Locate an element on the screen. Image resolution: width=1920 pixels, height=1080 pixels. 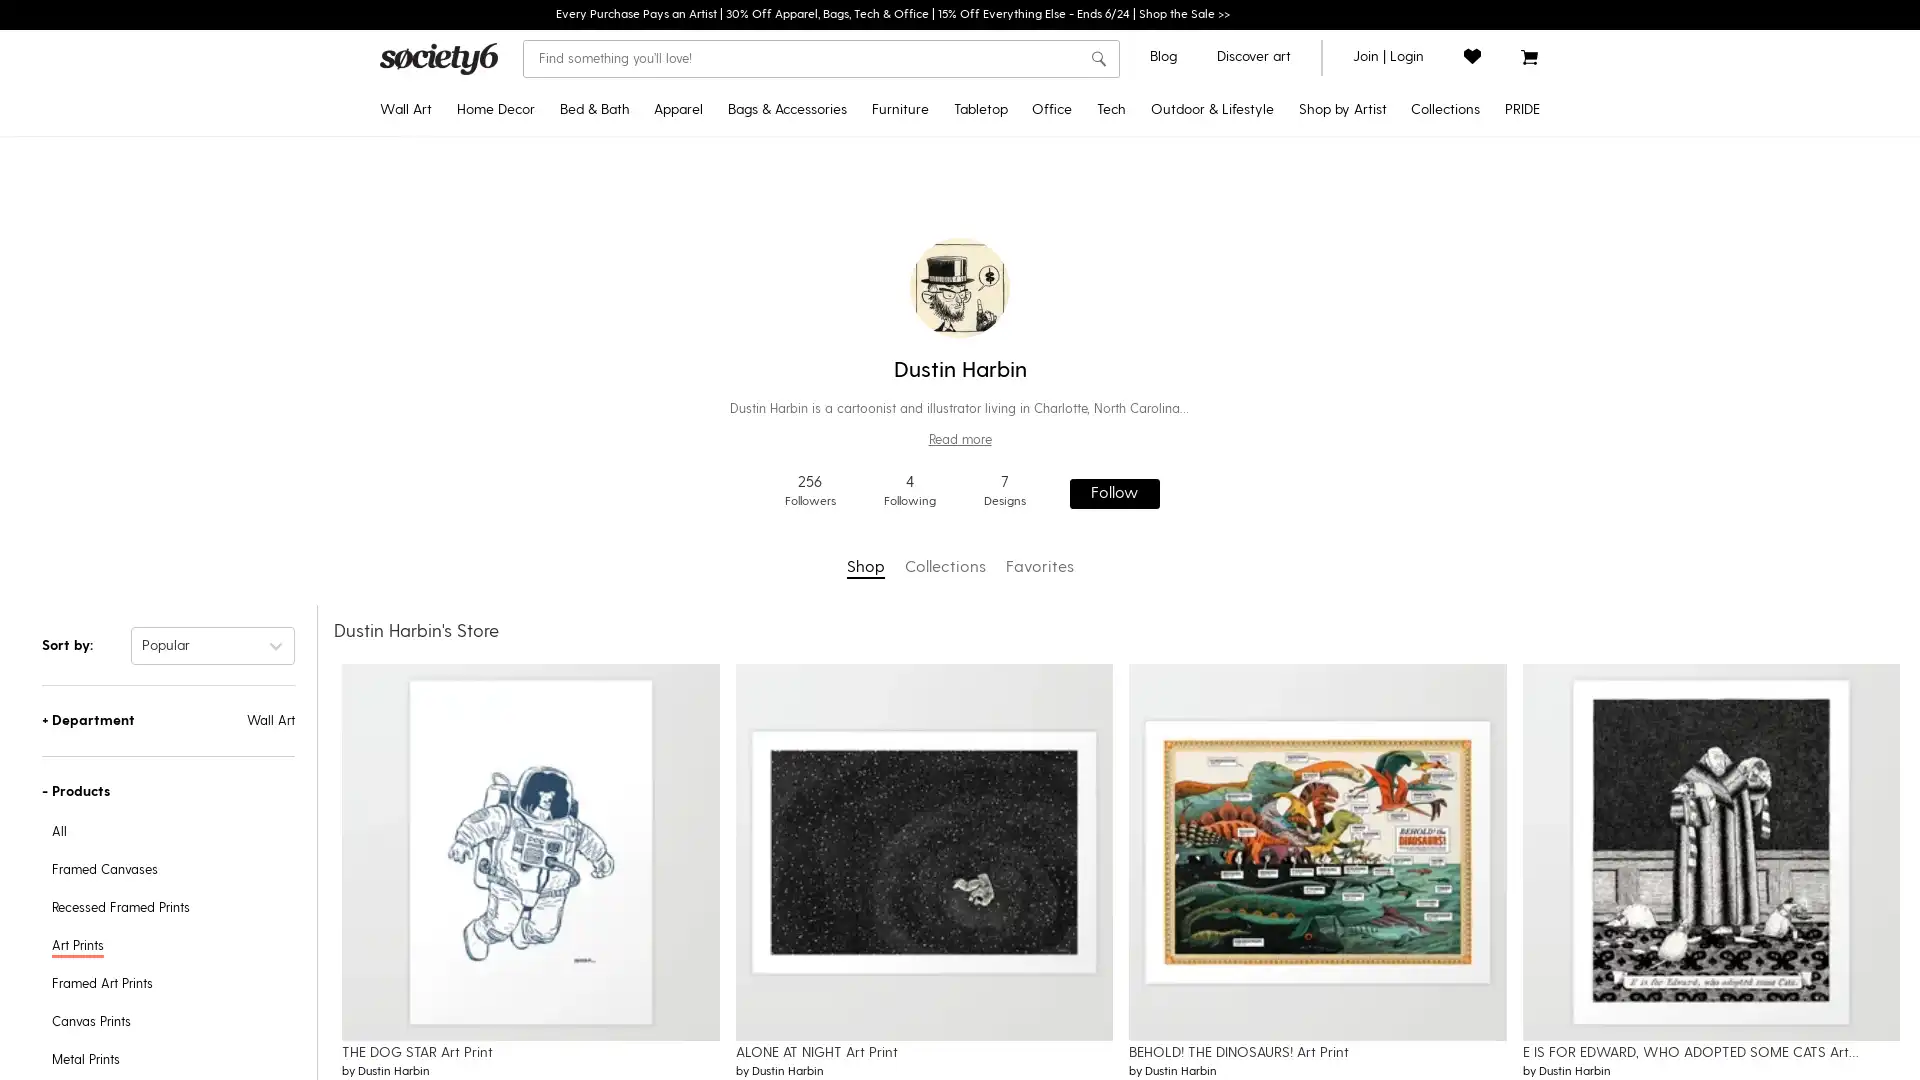
Floor Cushions is located at coordinates (1238, 579).